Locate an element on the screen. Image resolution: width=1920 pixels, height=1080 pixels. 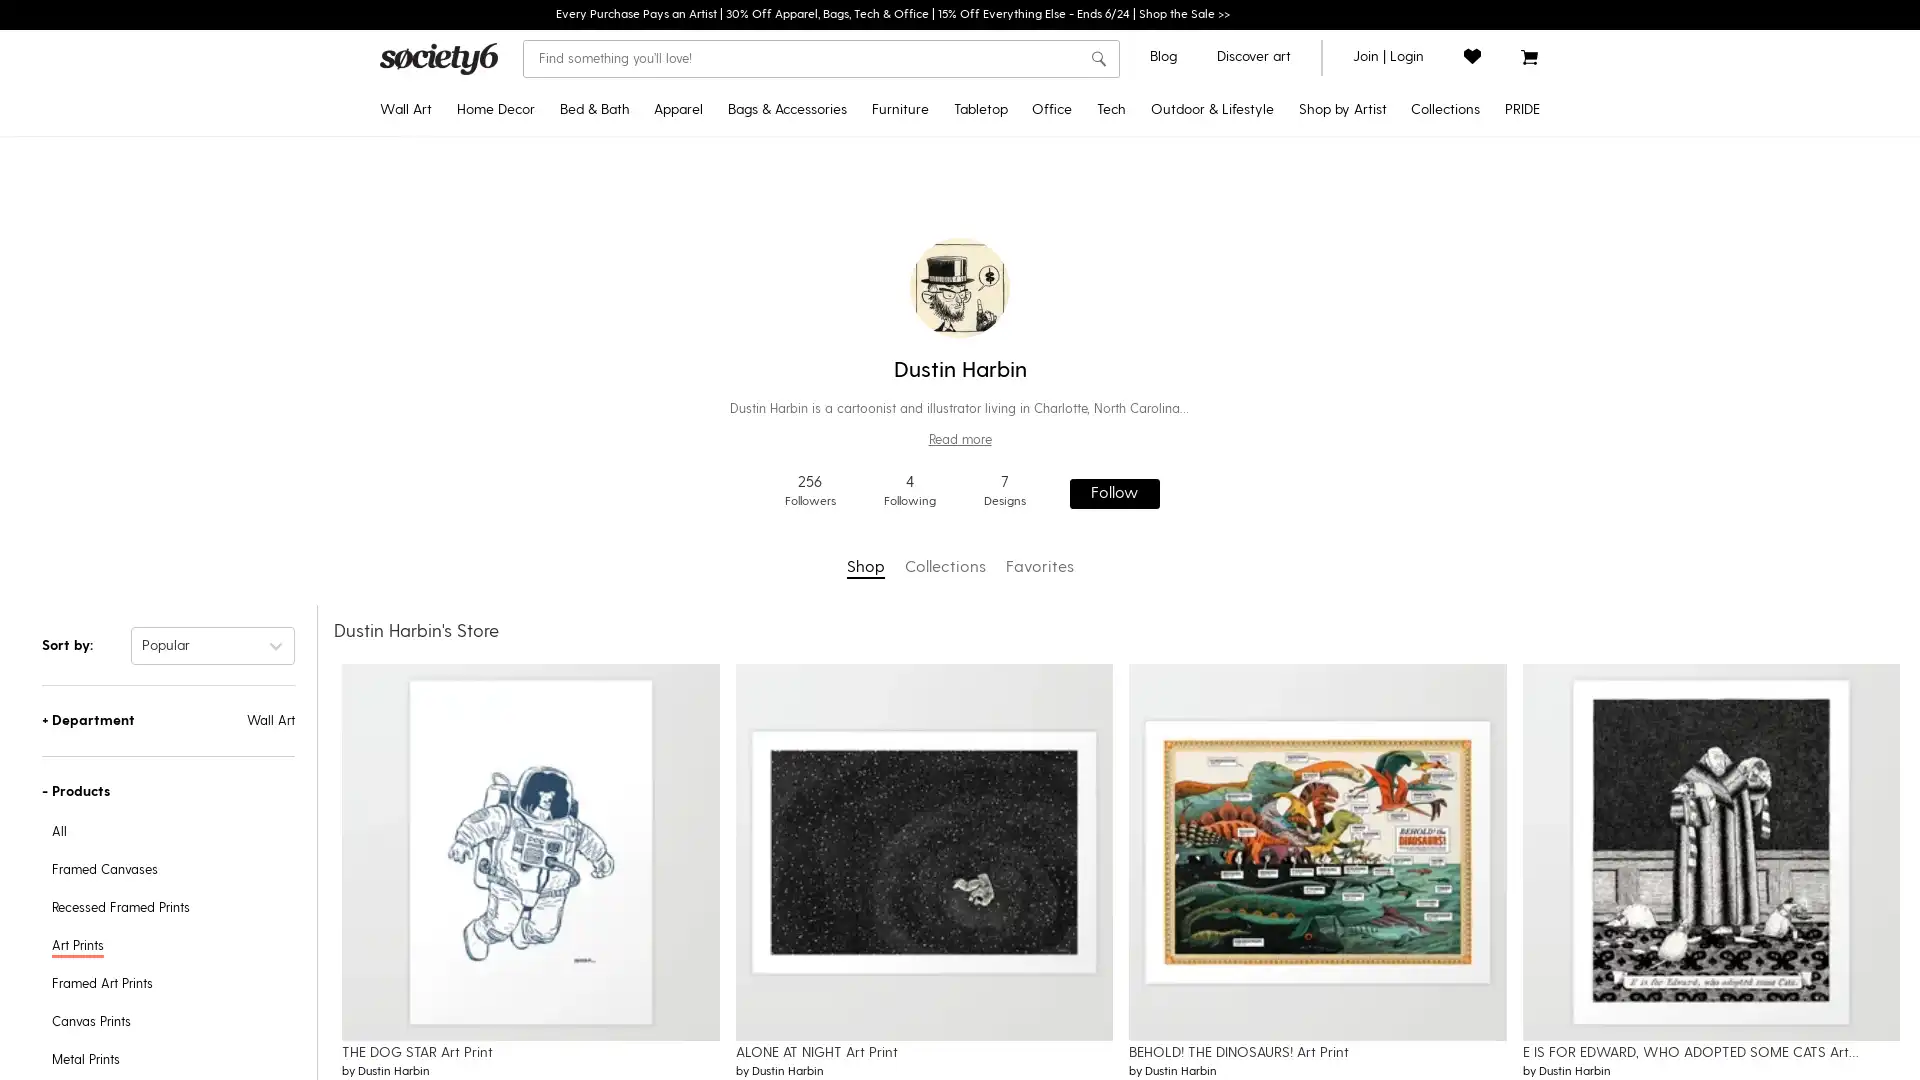
Floor Cushions is located at coordinates (1238, 579).